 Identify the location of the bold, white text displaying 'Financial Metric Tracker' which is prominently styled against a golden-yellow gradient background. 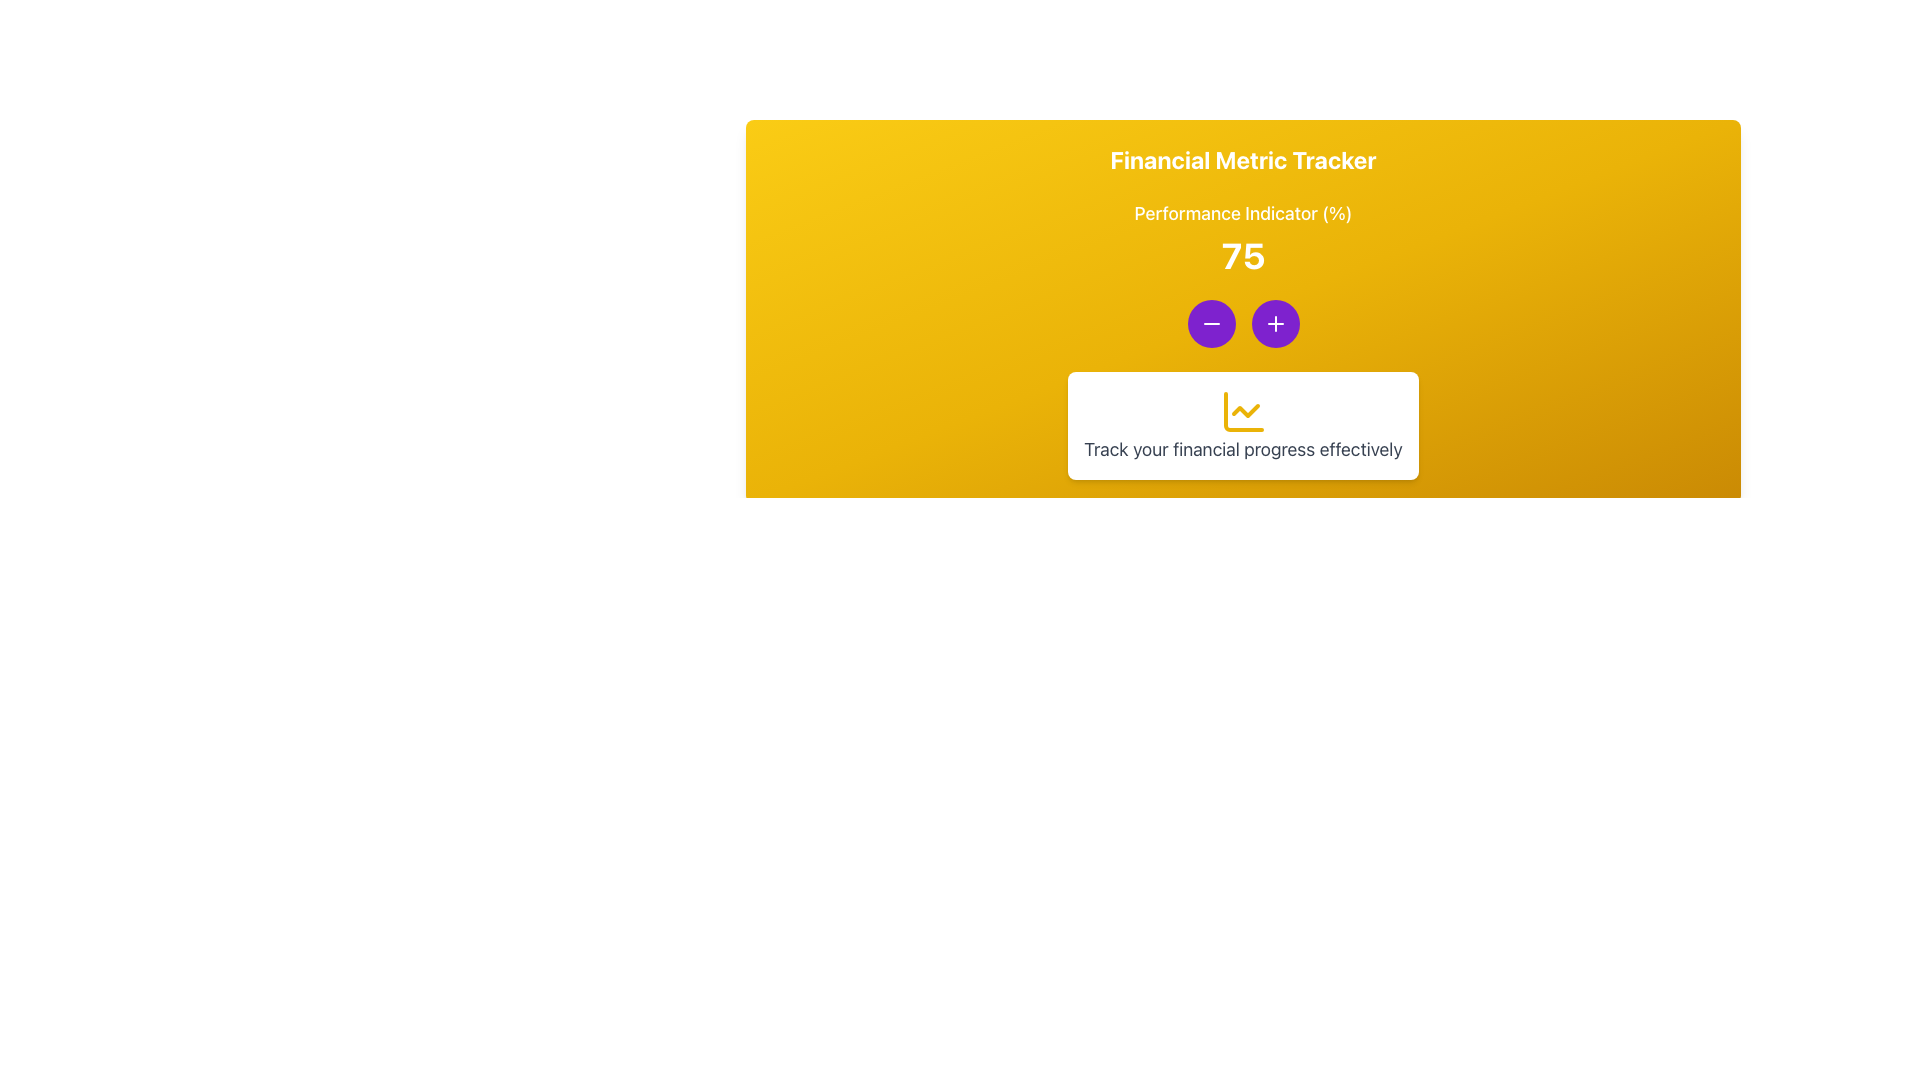
(1242, 158).